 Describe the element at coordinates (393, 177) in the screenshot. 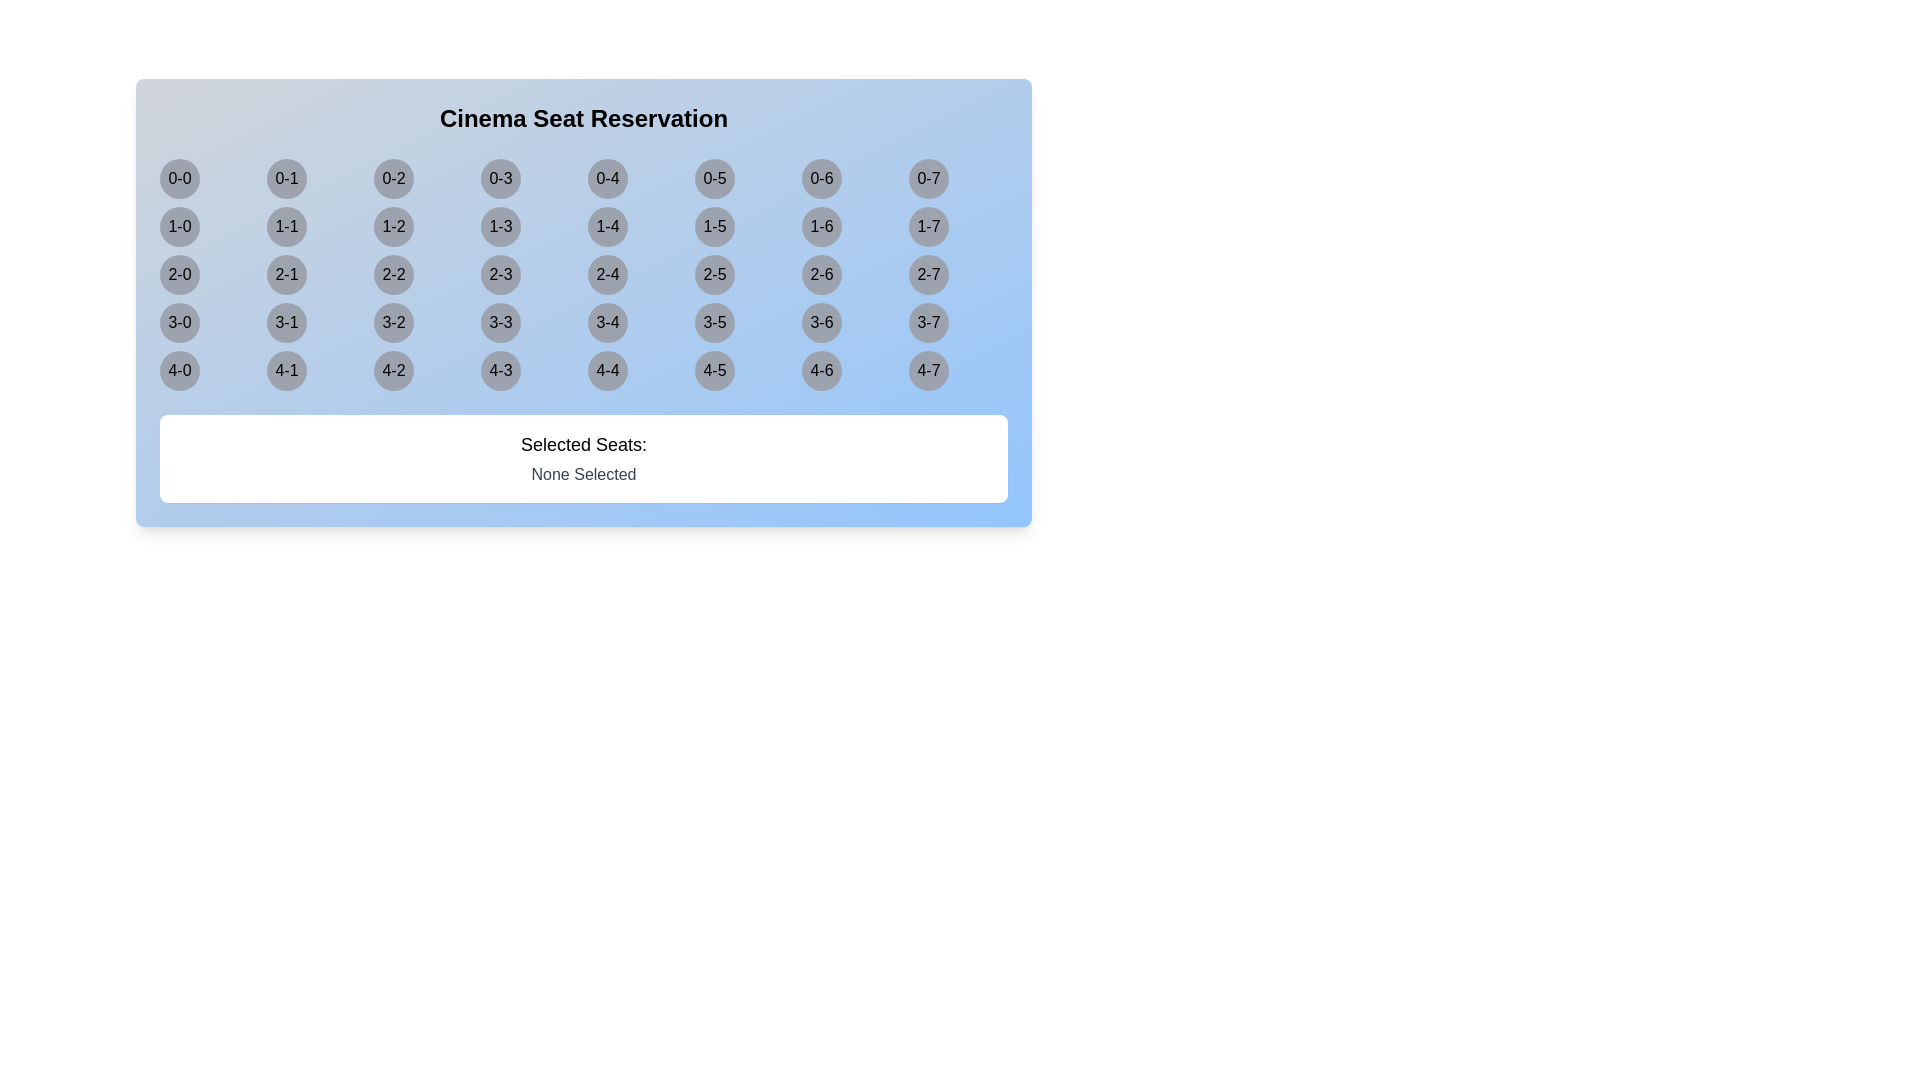

I see `the circular button labeled '0-2' located as the third item` at that location.